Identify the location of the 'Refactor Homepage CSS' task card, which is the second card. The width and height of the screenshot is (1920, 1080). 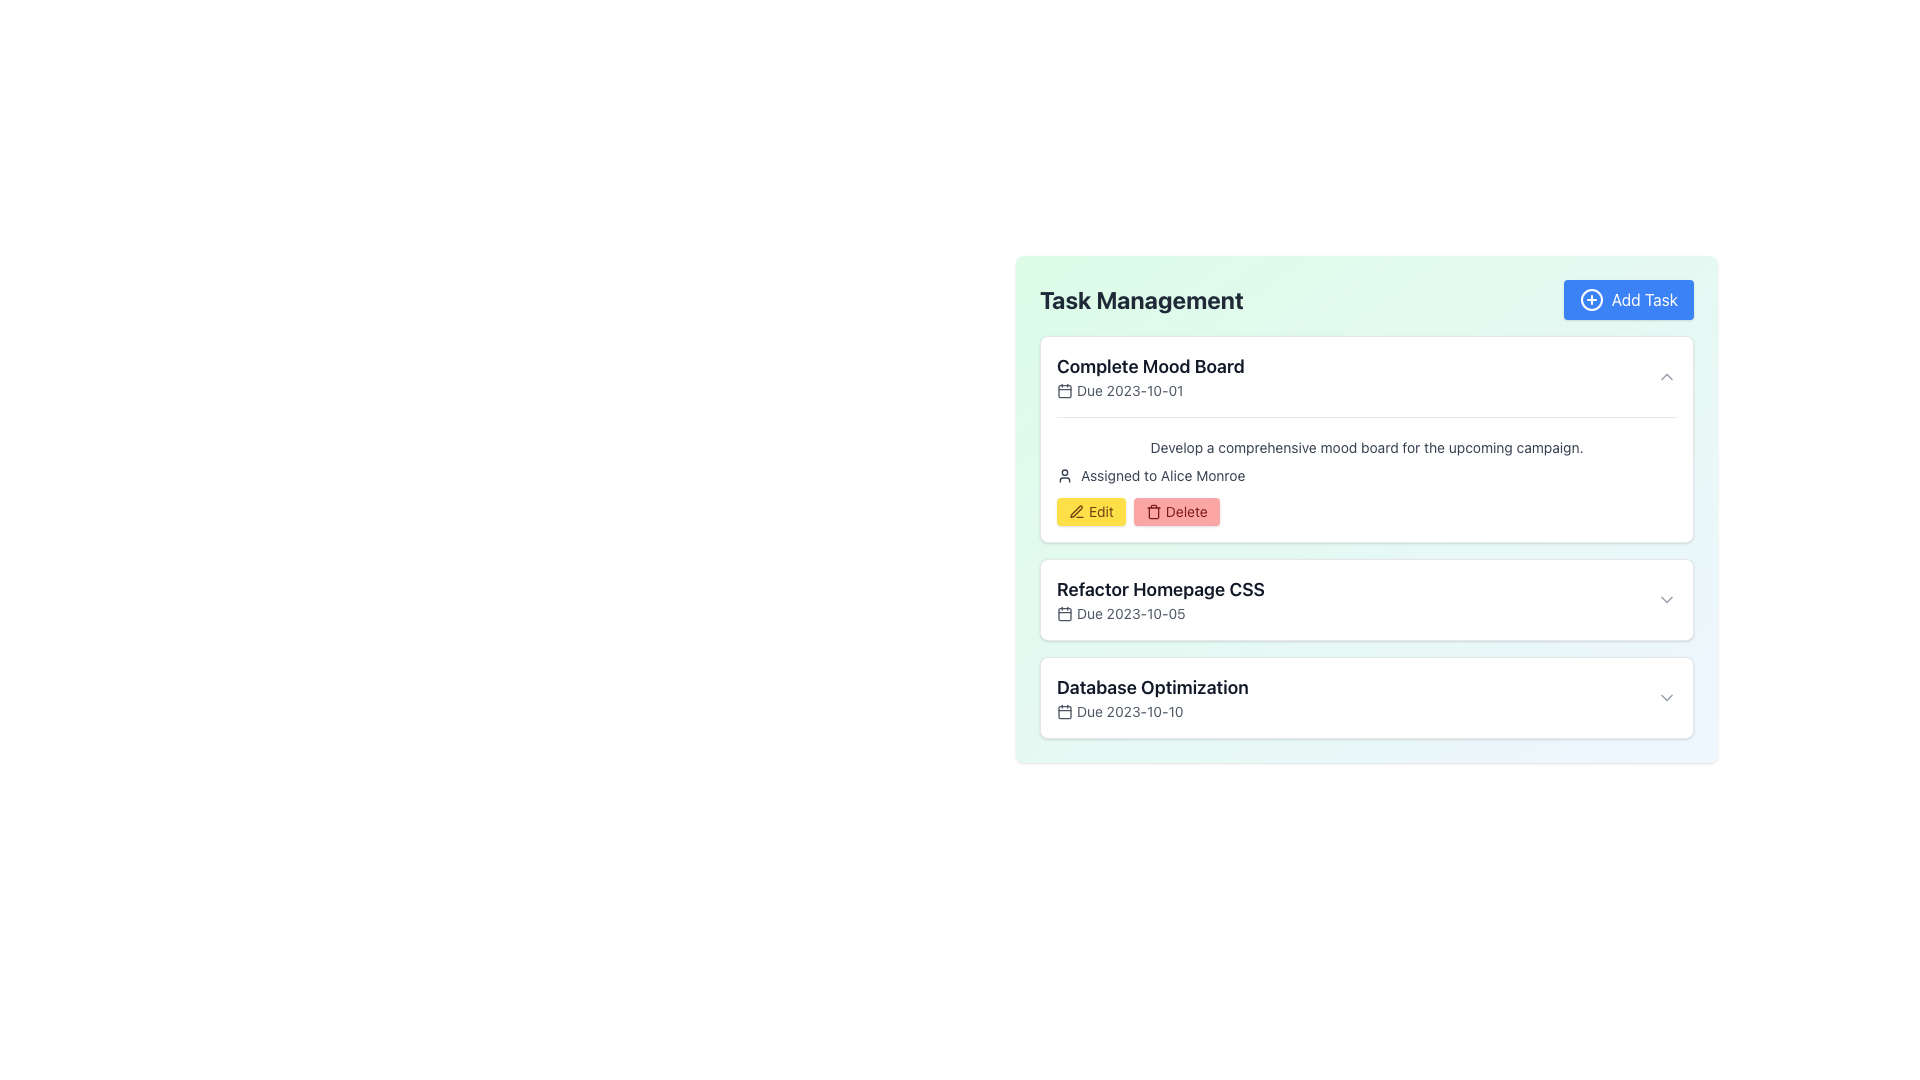
(1366, 599).